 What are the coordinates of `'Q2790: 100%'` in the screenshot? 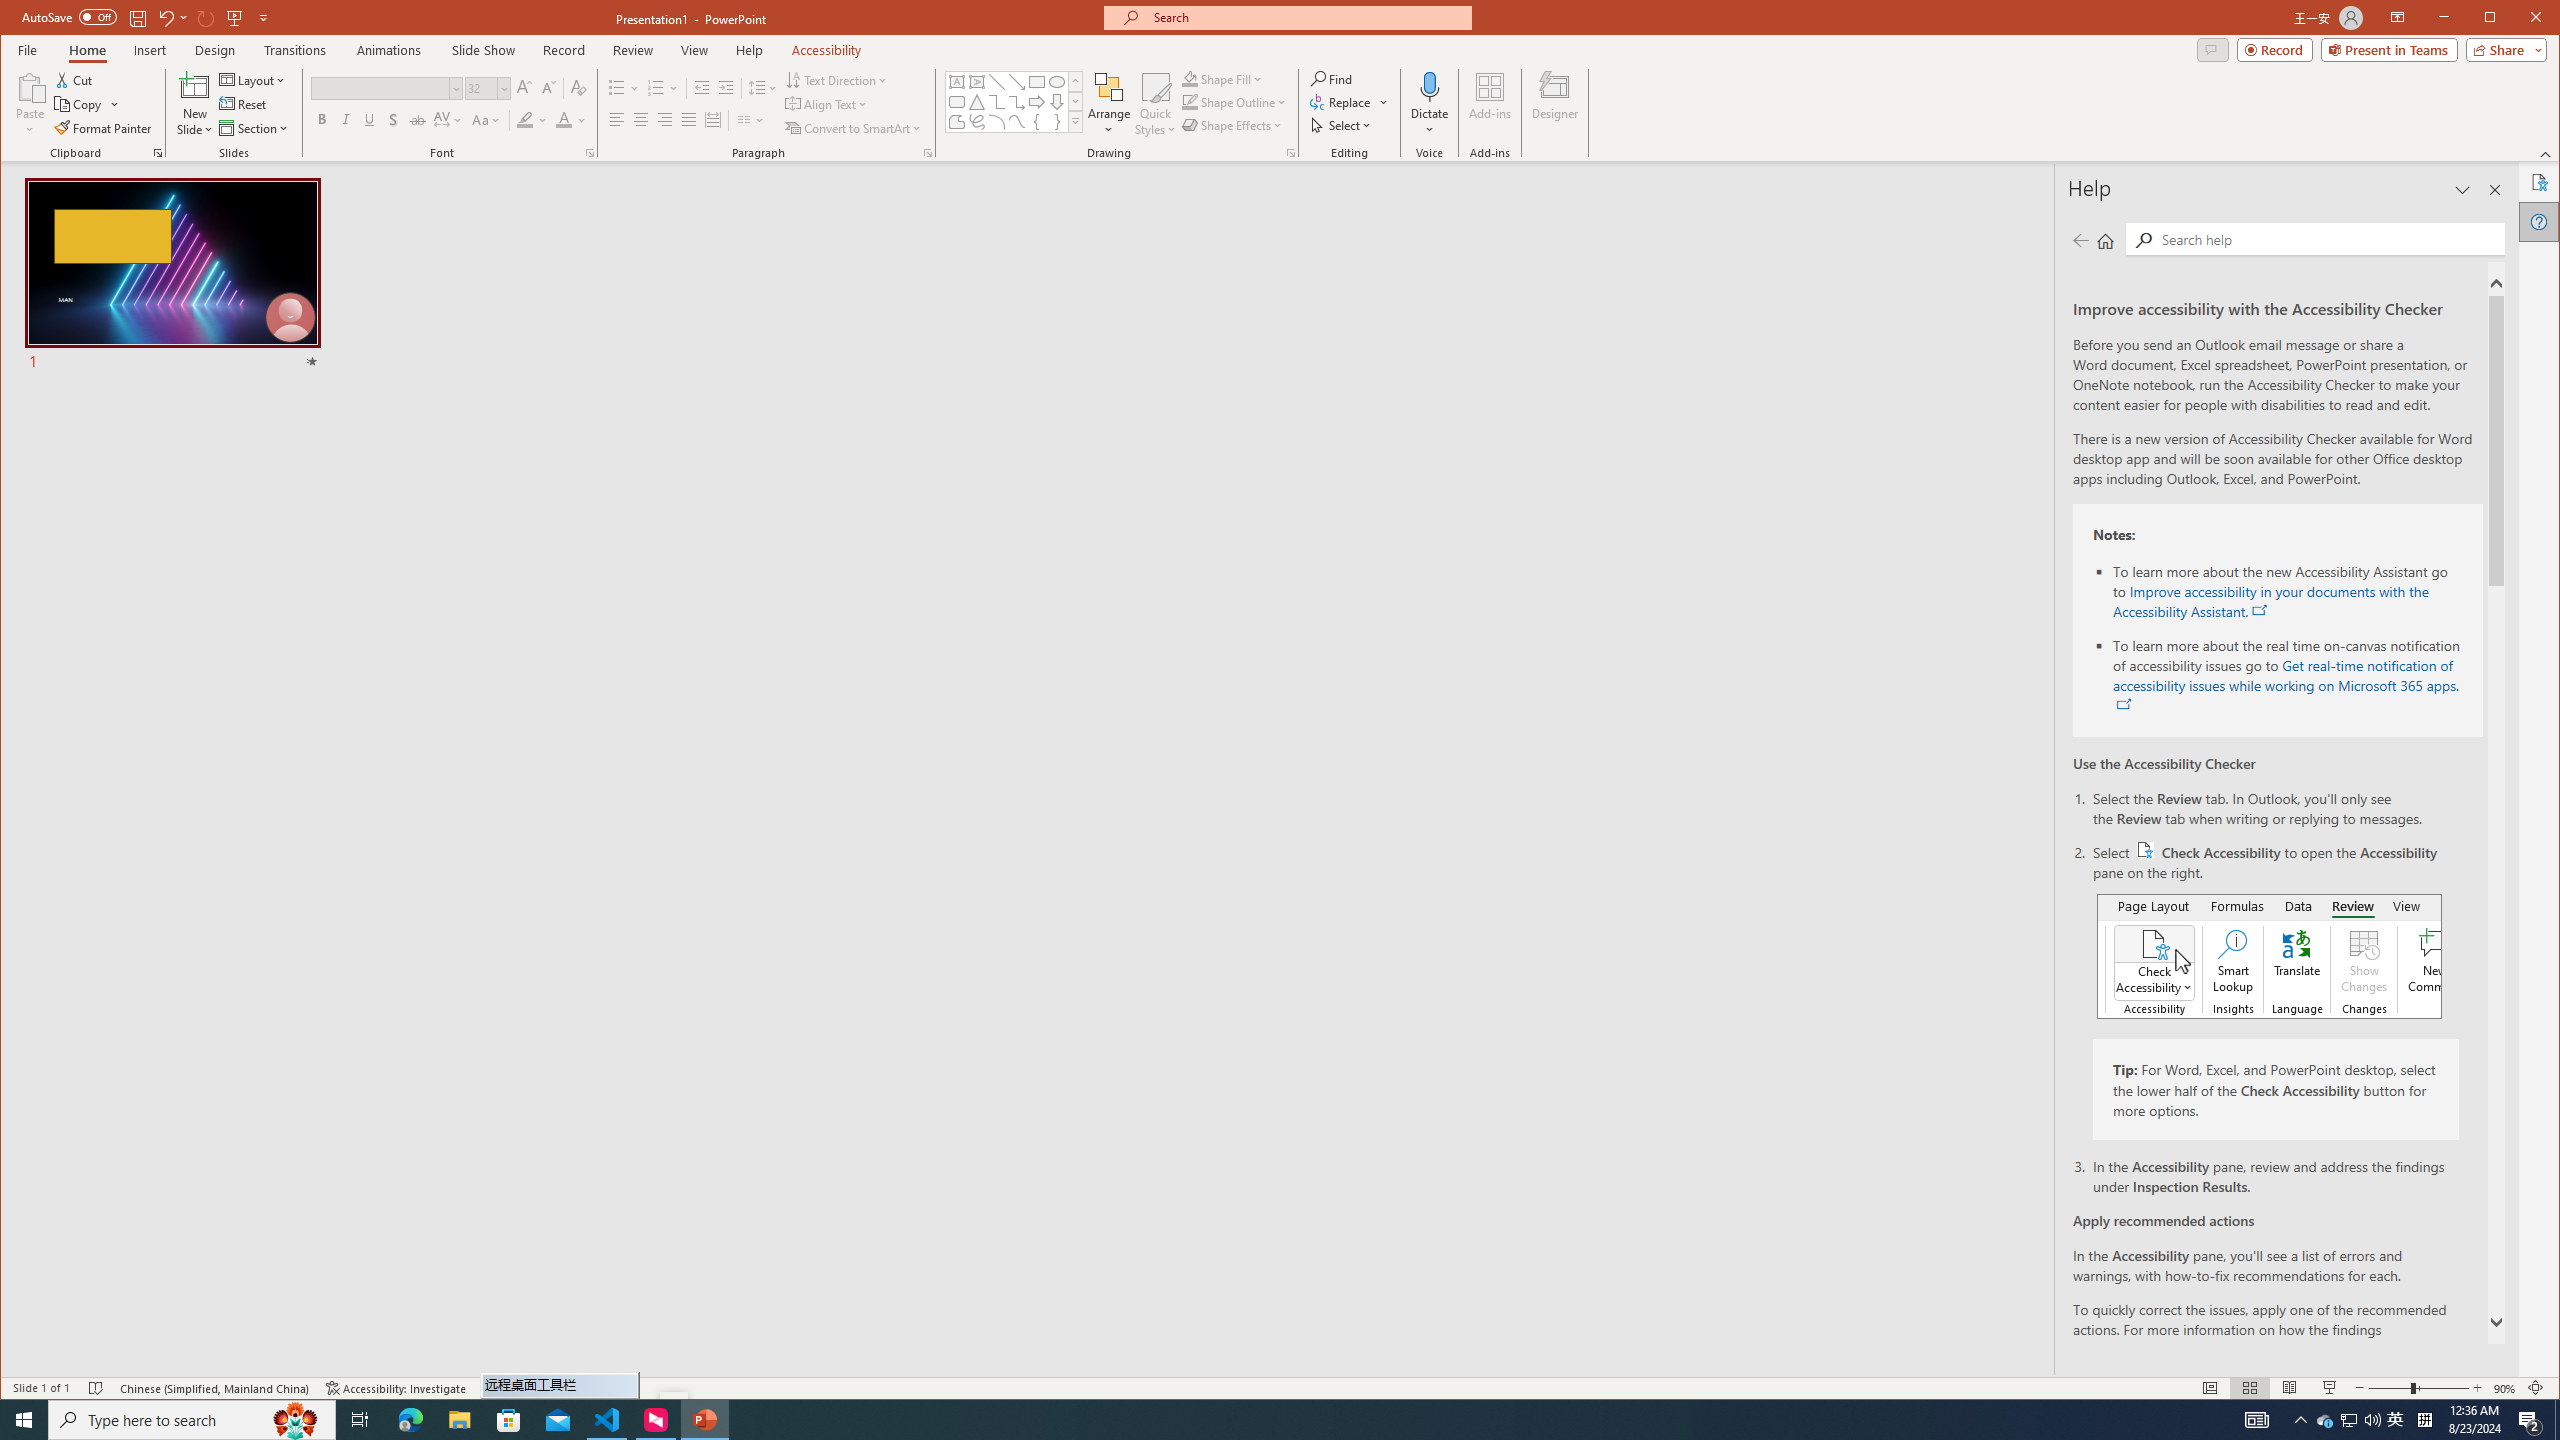 It's located at (2372, 1418).